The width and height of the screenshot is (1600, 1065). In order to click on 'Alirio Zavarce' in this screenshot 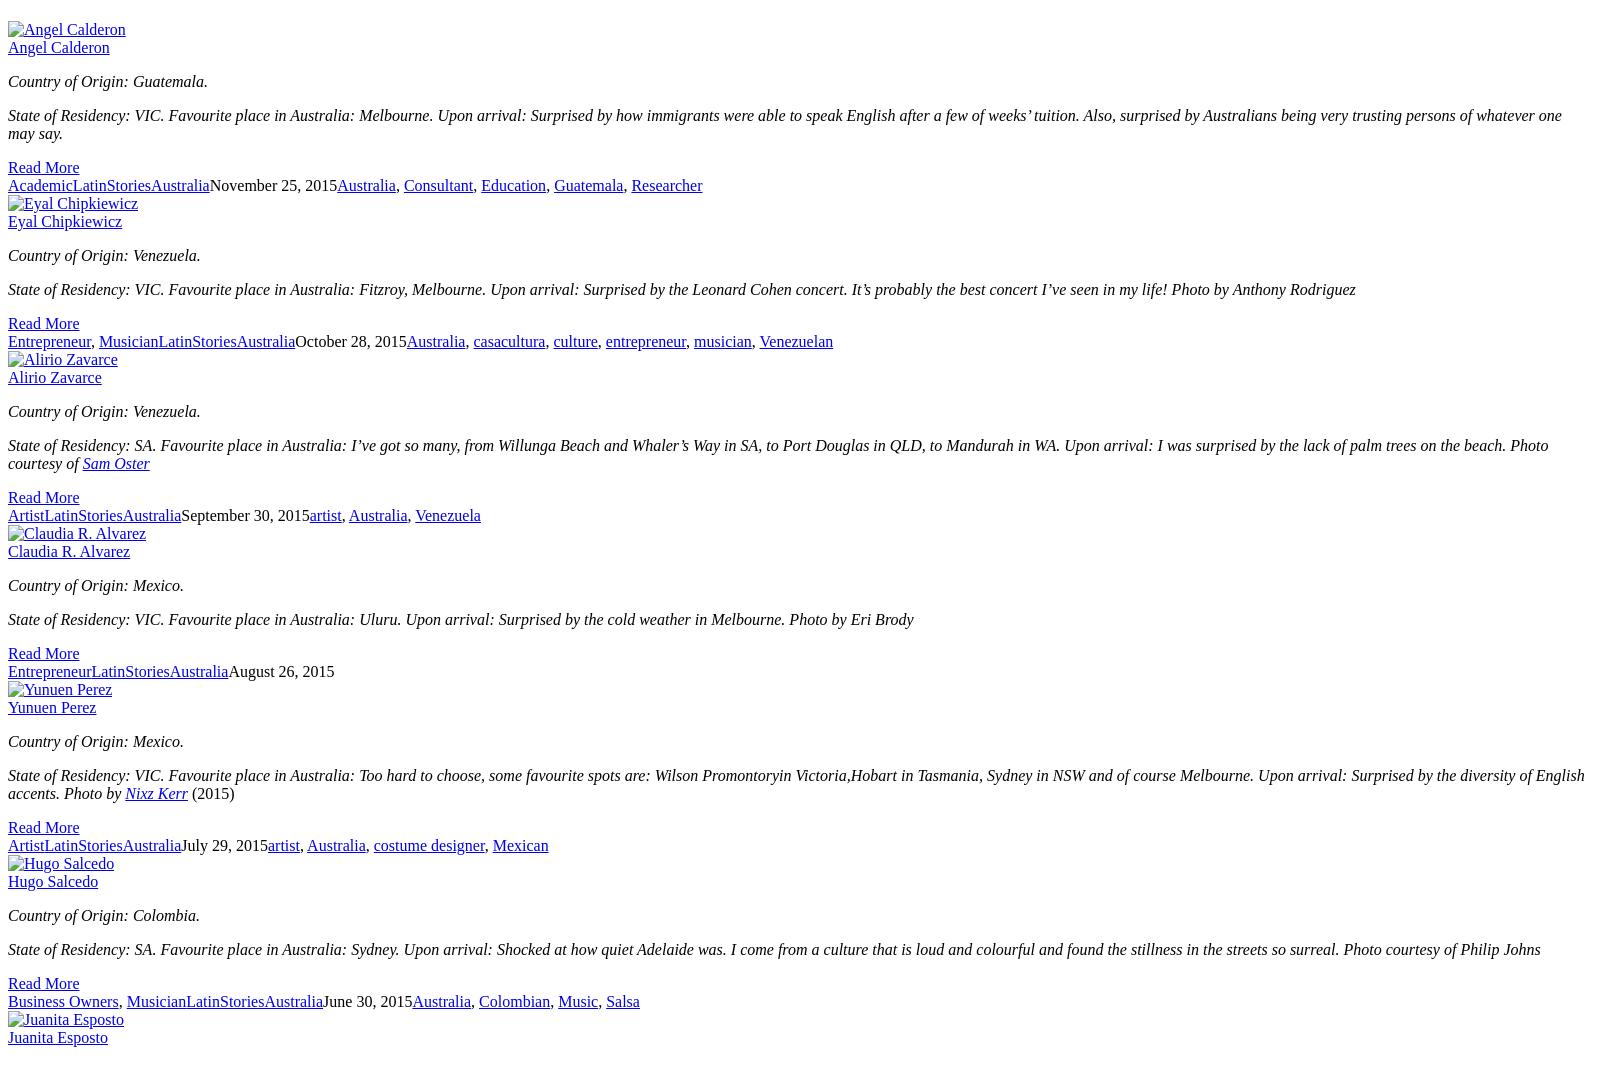, I will do `click(53, 376)`.